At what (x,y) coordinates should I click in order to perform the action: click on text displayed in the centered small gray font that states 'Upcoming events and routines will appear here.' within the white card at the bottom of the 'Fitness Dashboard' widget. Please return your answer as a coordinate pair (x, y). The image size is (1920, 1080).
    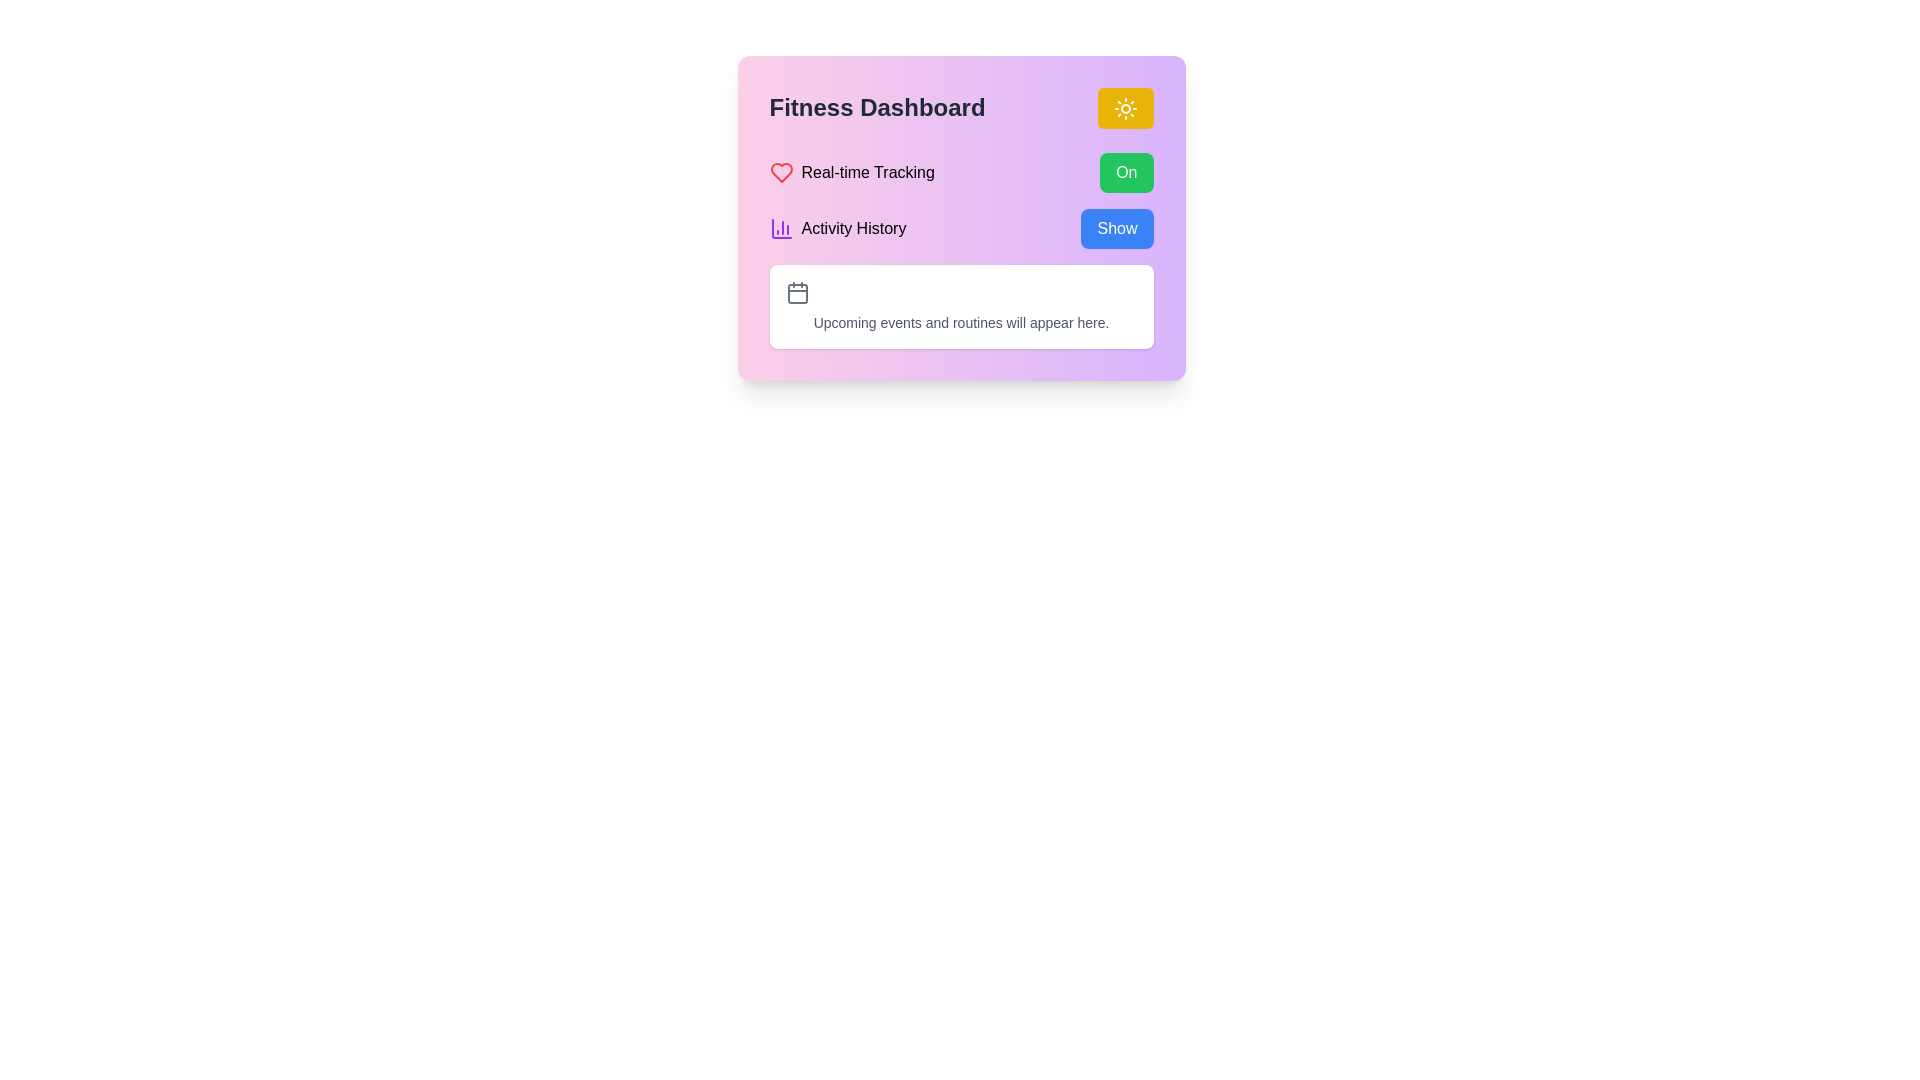
    Looking at the image, I should click on (961, 321).